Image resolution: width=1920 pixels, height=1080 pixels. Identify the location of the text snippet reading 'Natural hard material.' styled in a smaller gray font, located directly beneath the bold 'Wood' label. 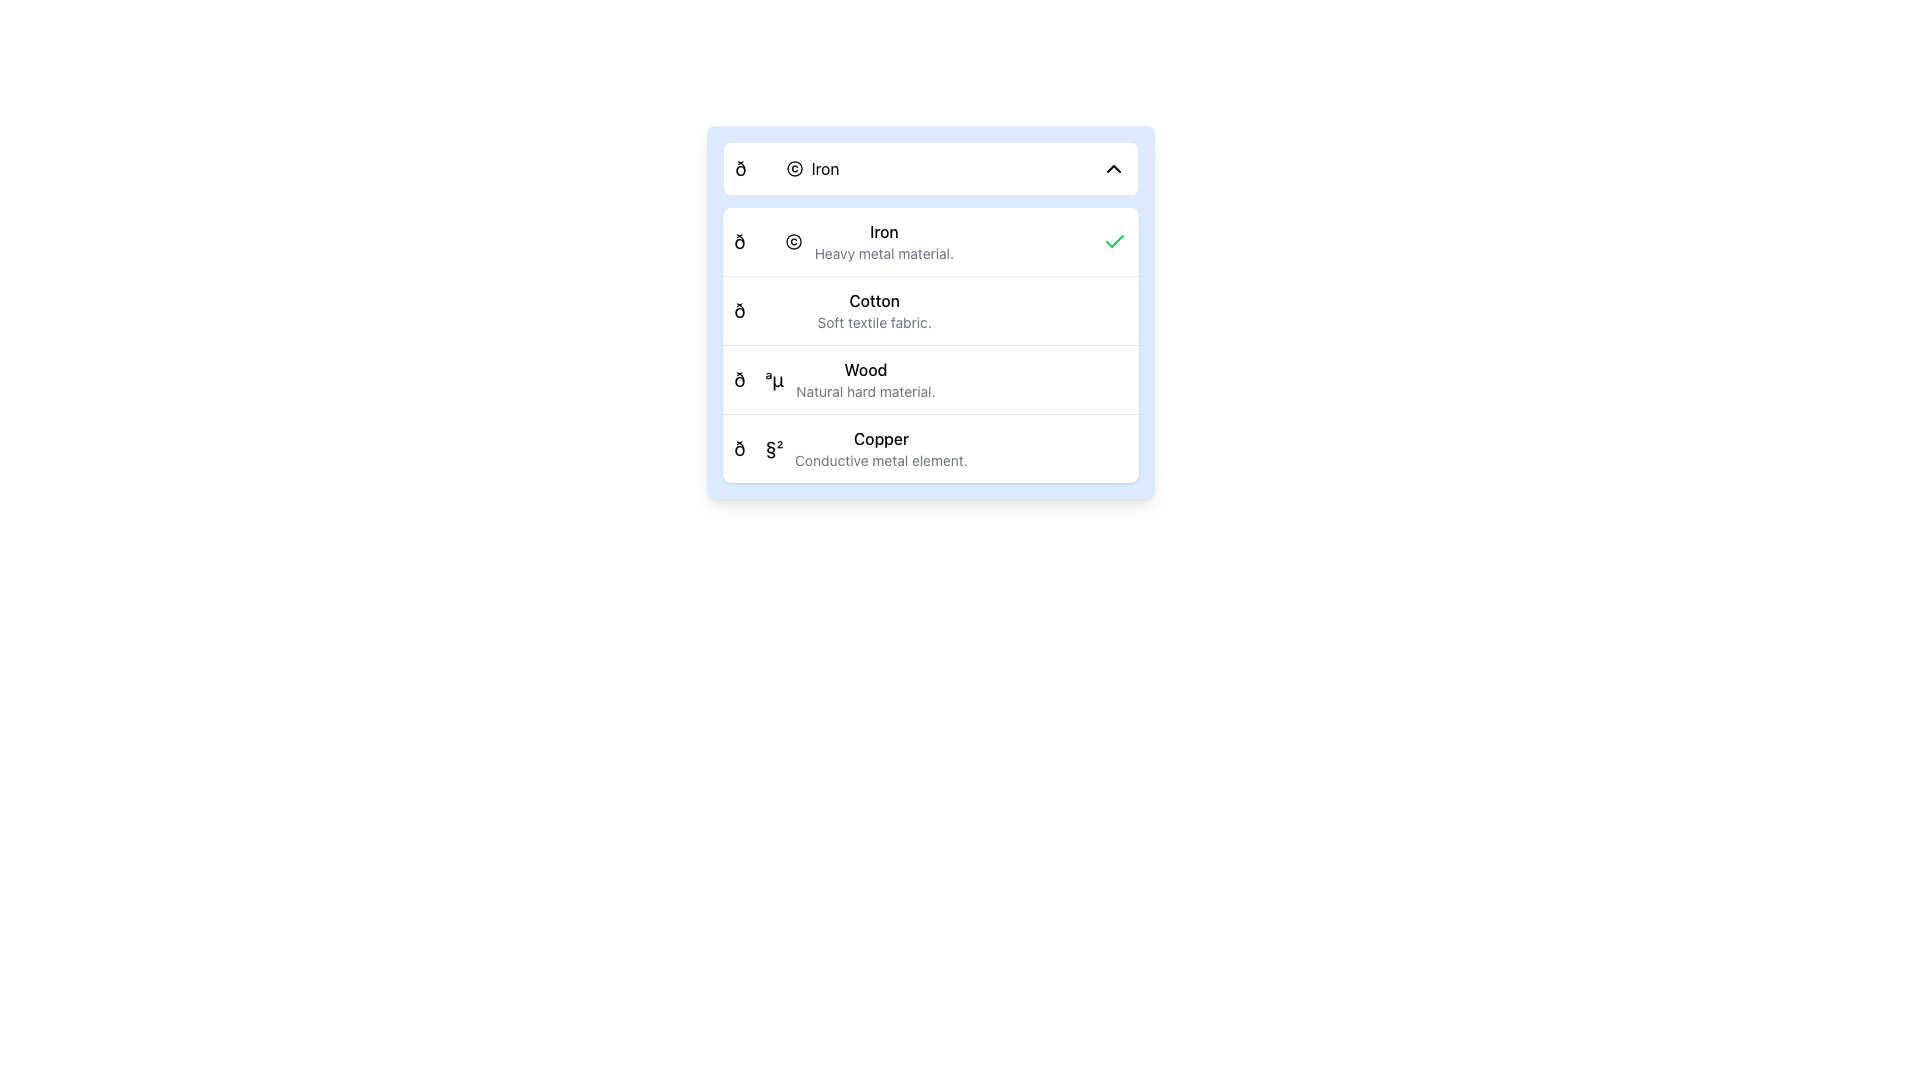
(865, 392).